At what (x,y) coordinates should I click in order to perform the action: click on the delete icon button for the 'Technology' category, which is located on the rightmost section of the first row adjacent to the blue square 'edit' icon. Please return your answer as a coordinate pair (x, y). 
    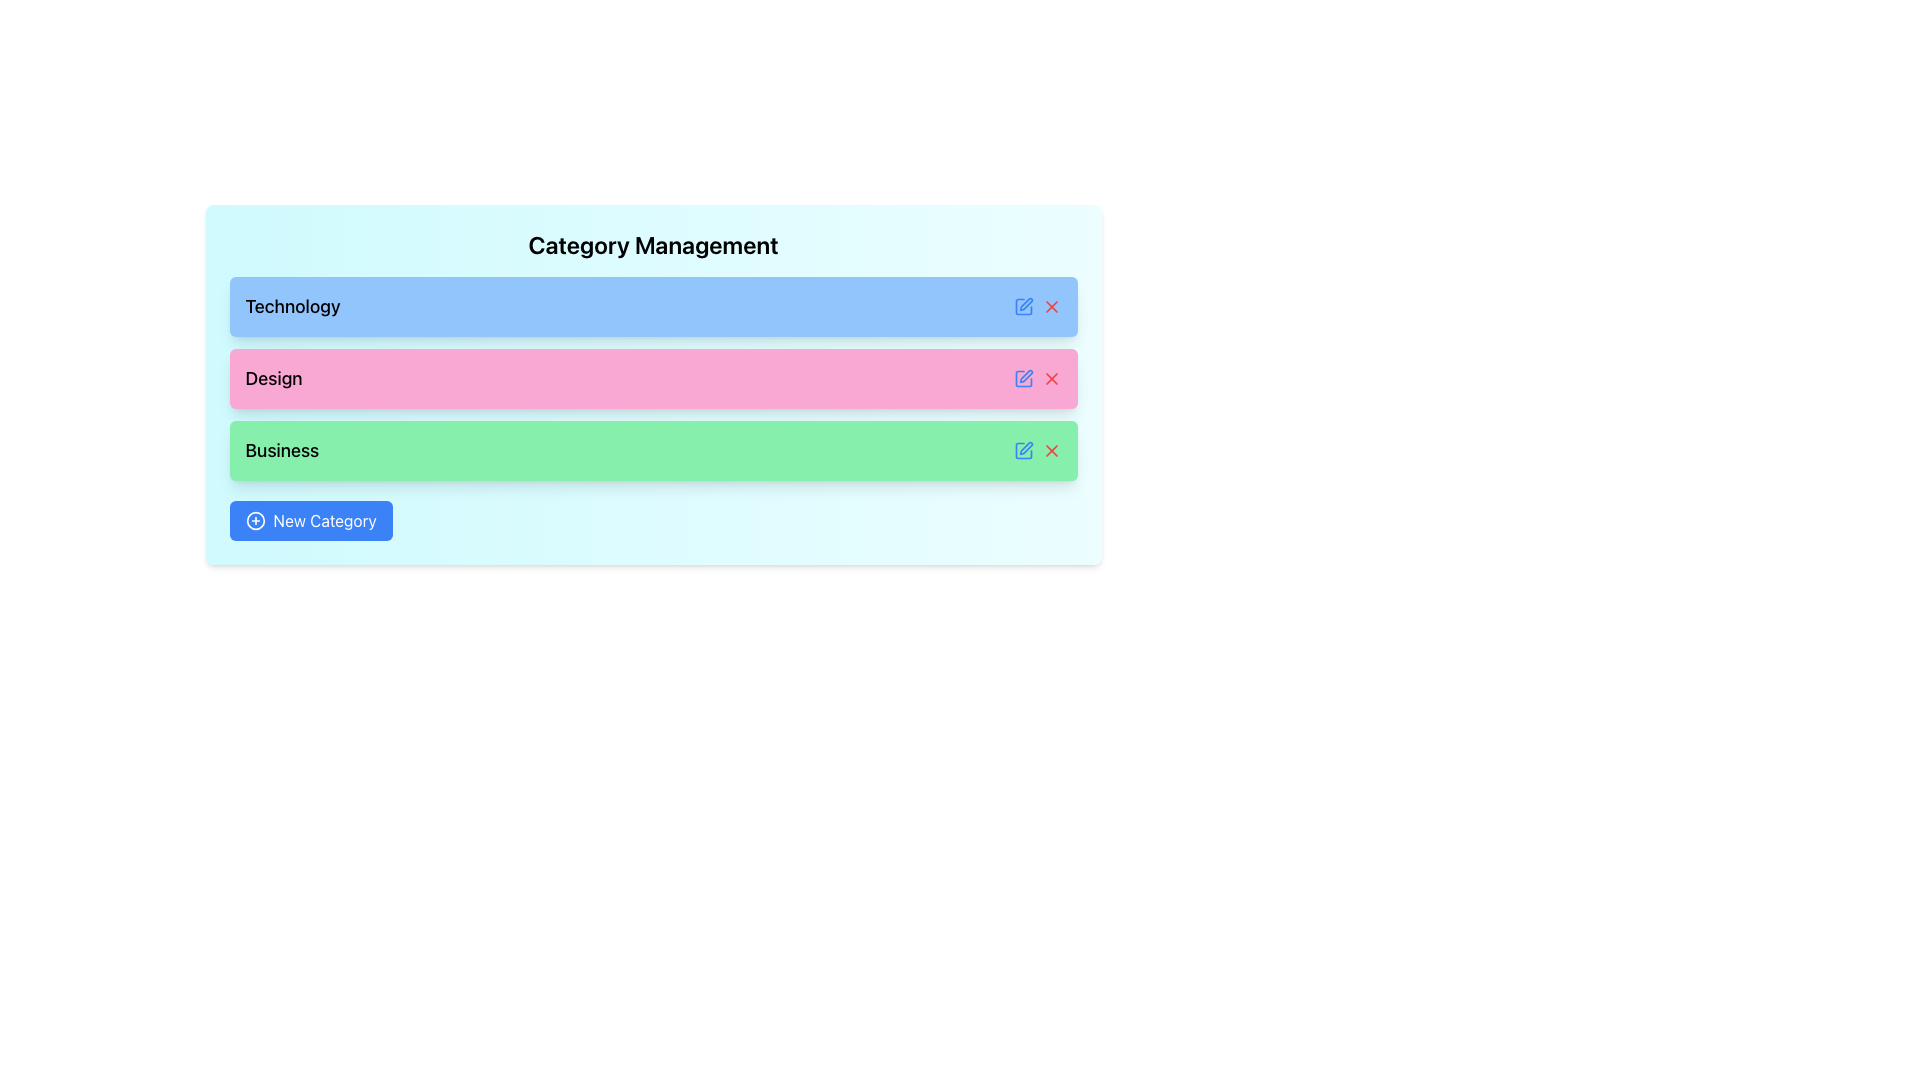
    Looking at the image, I should click on (1050, 307).